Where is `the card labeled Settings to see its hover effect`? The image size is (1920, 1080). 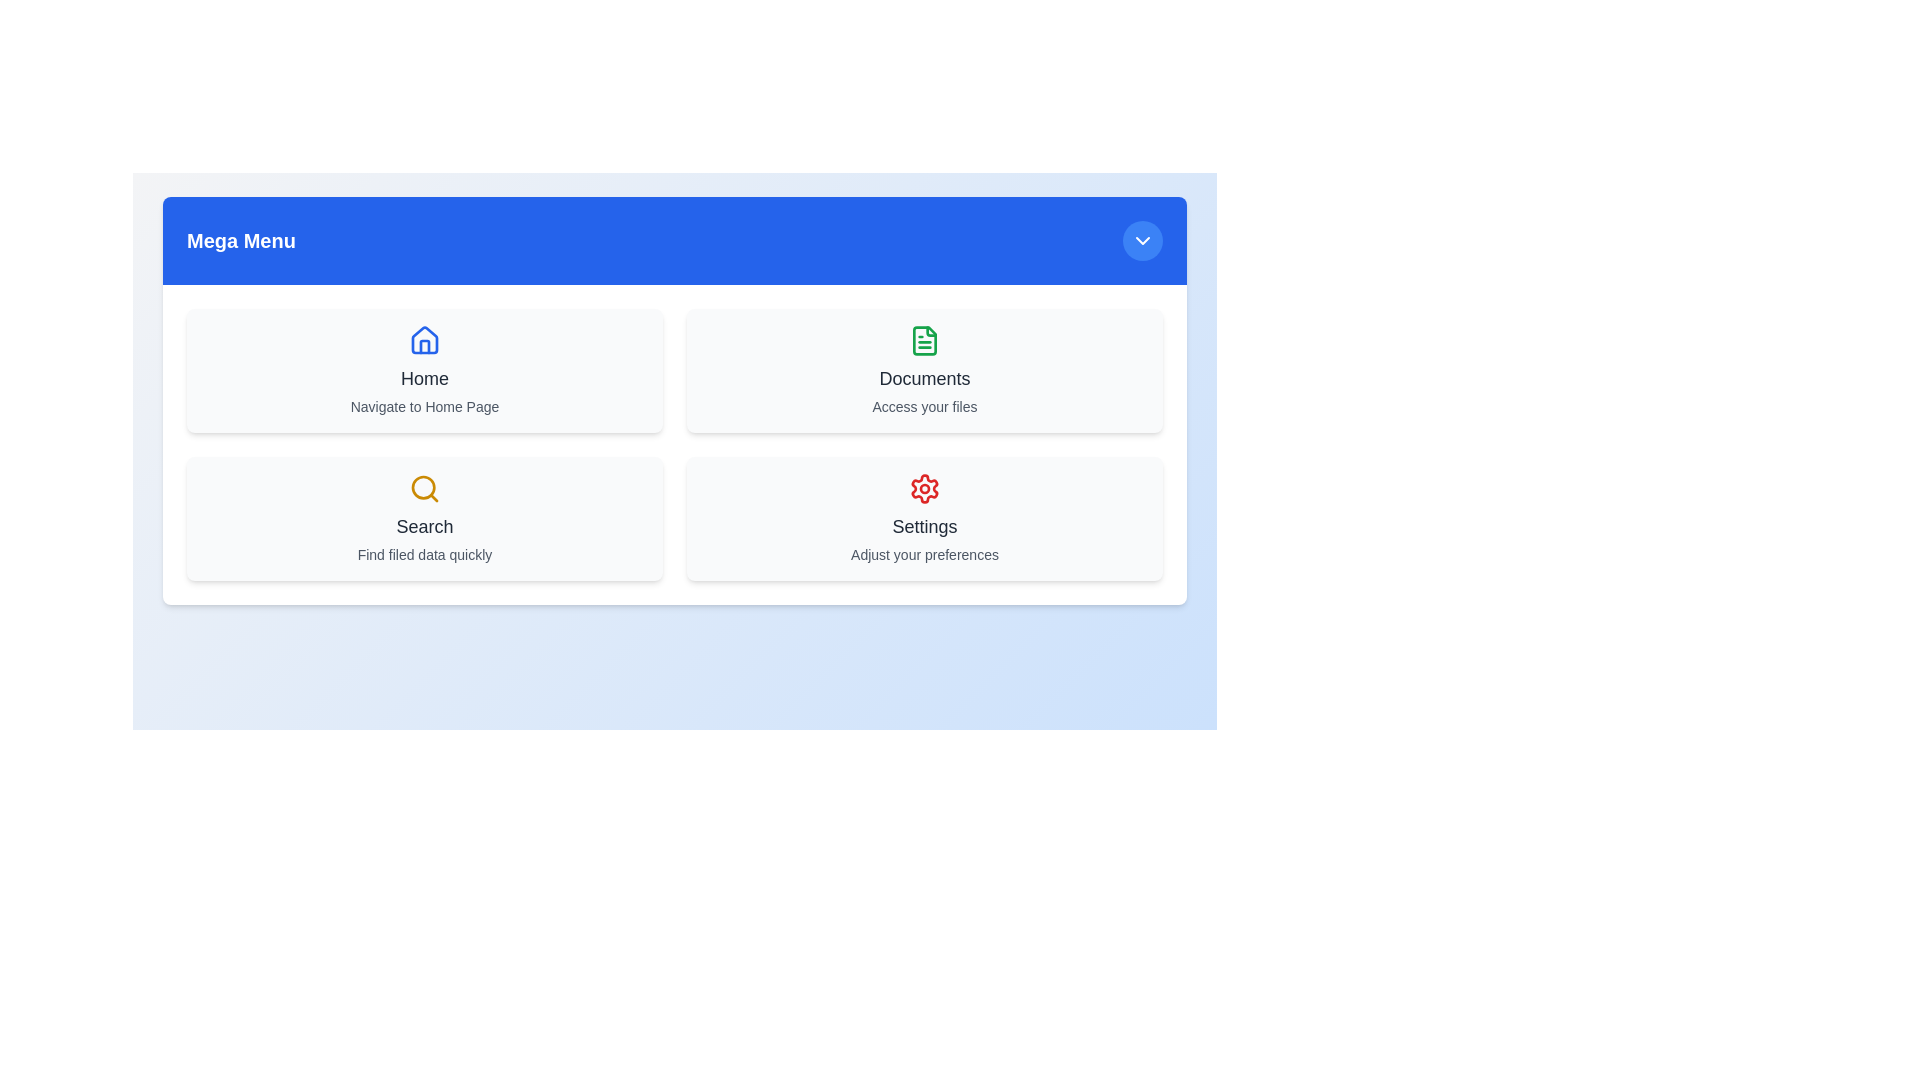 the card labeled Settings to see its hover effect is located at coordinates (924, 518).